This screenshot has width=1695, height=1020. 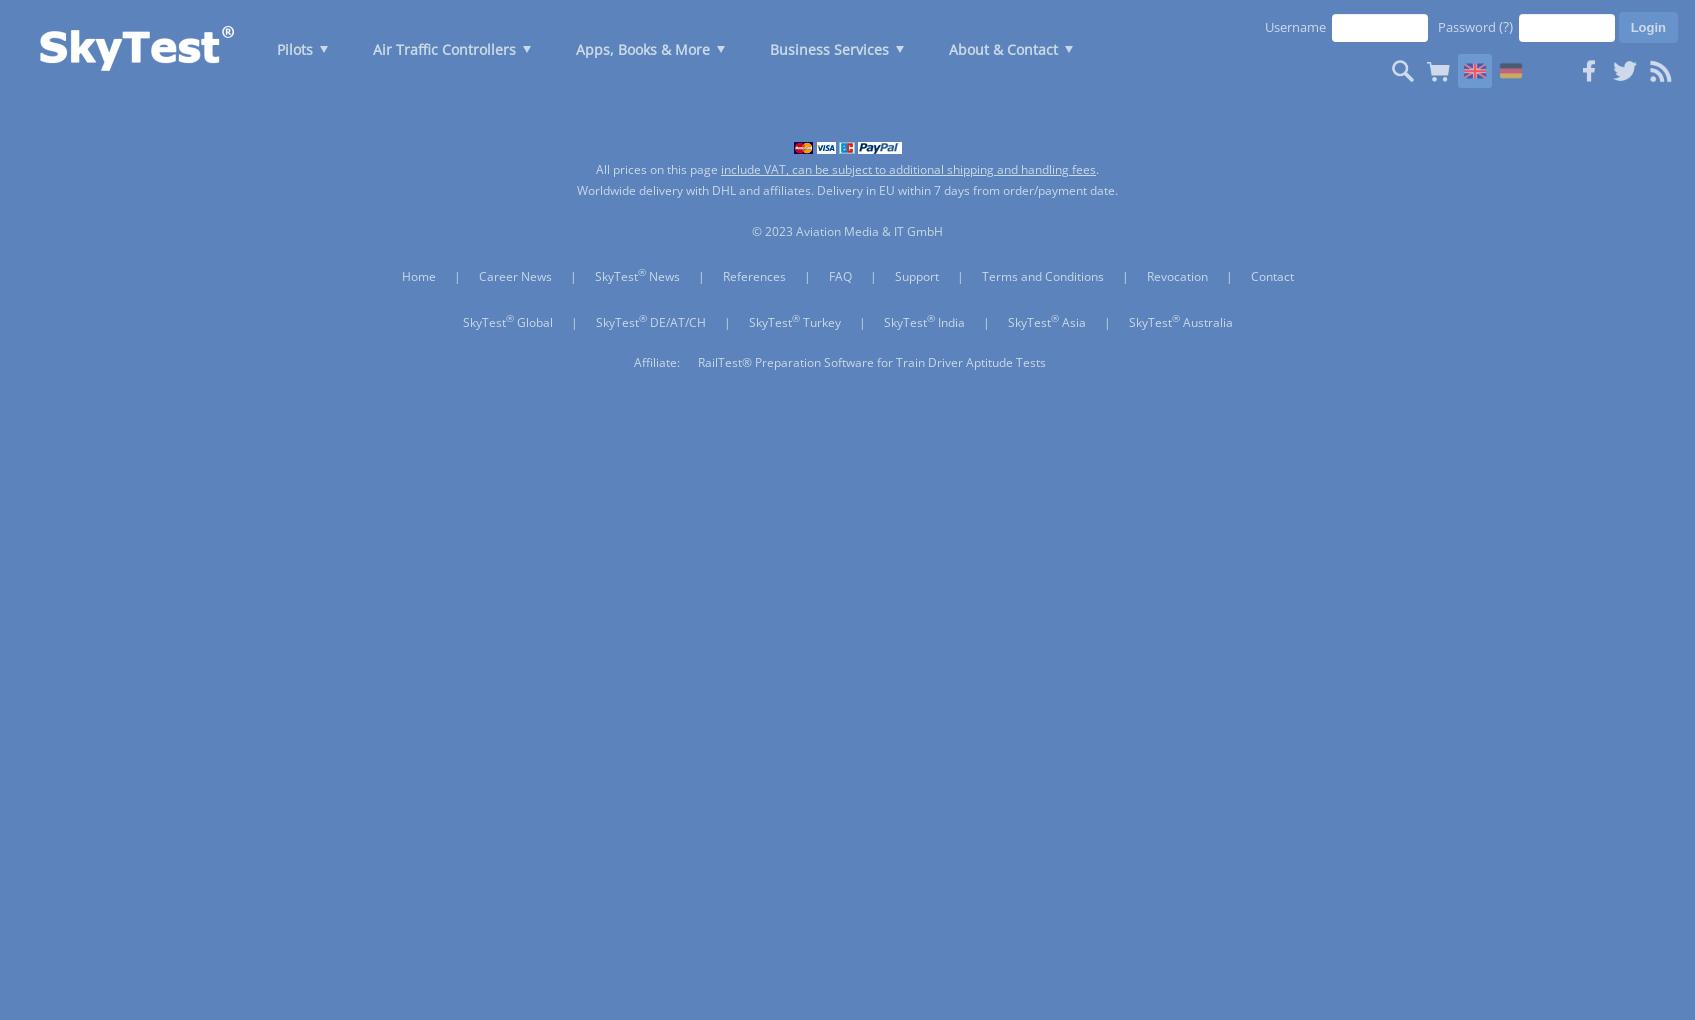 I want to click on 'FAQ', so click(x=839, y=275).